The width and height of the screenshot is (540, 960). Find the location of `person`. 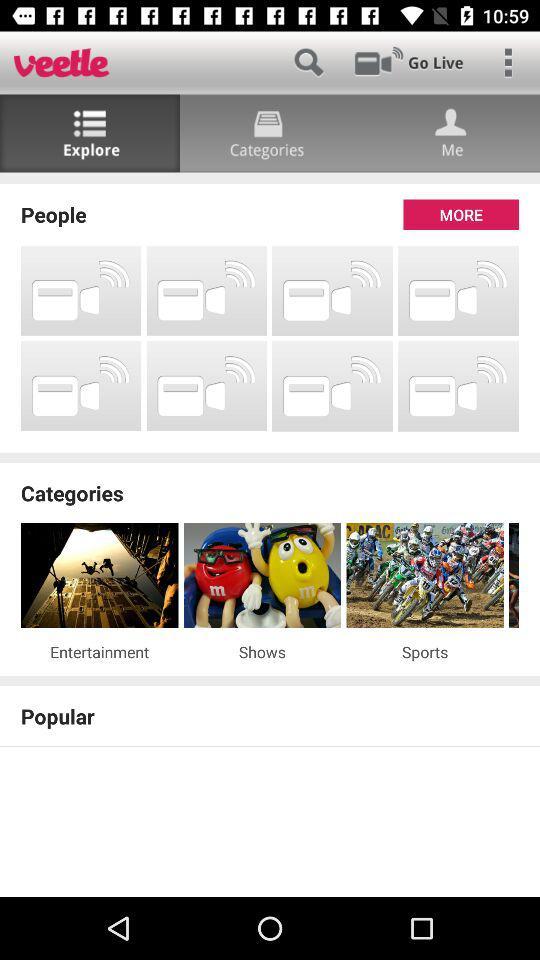

person is located at coordinates (449, 132).